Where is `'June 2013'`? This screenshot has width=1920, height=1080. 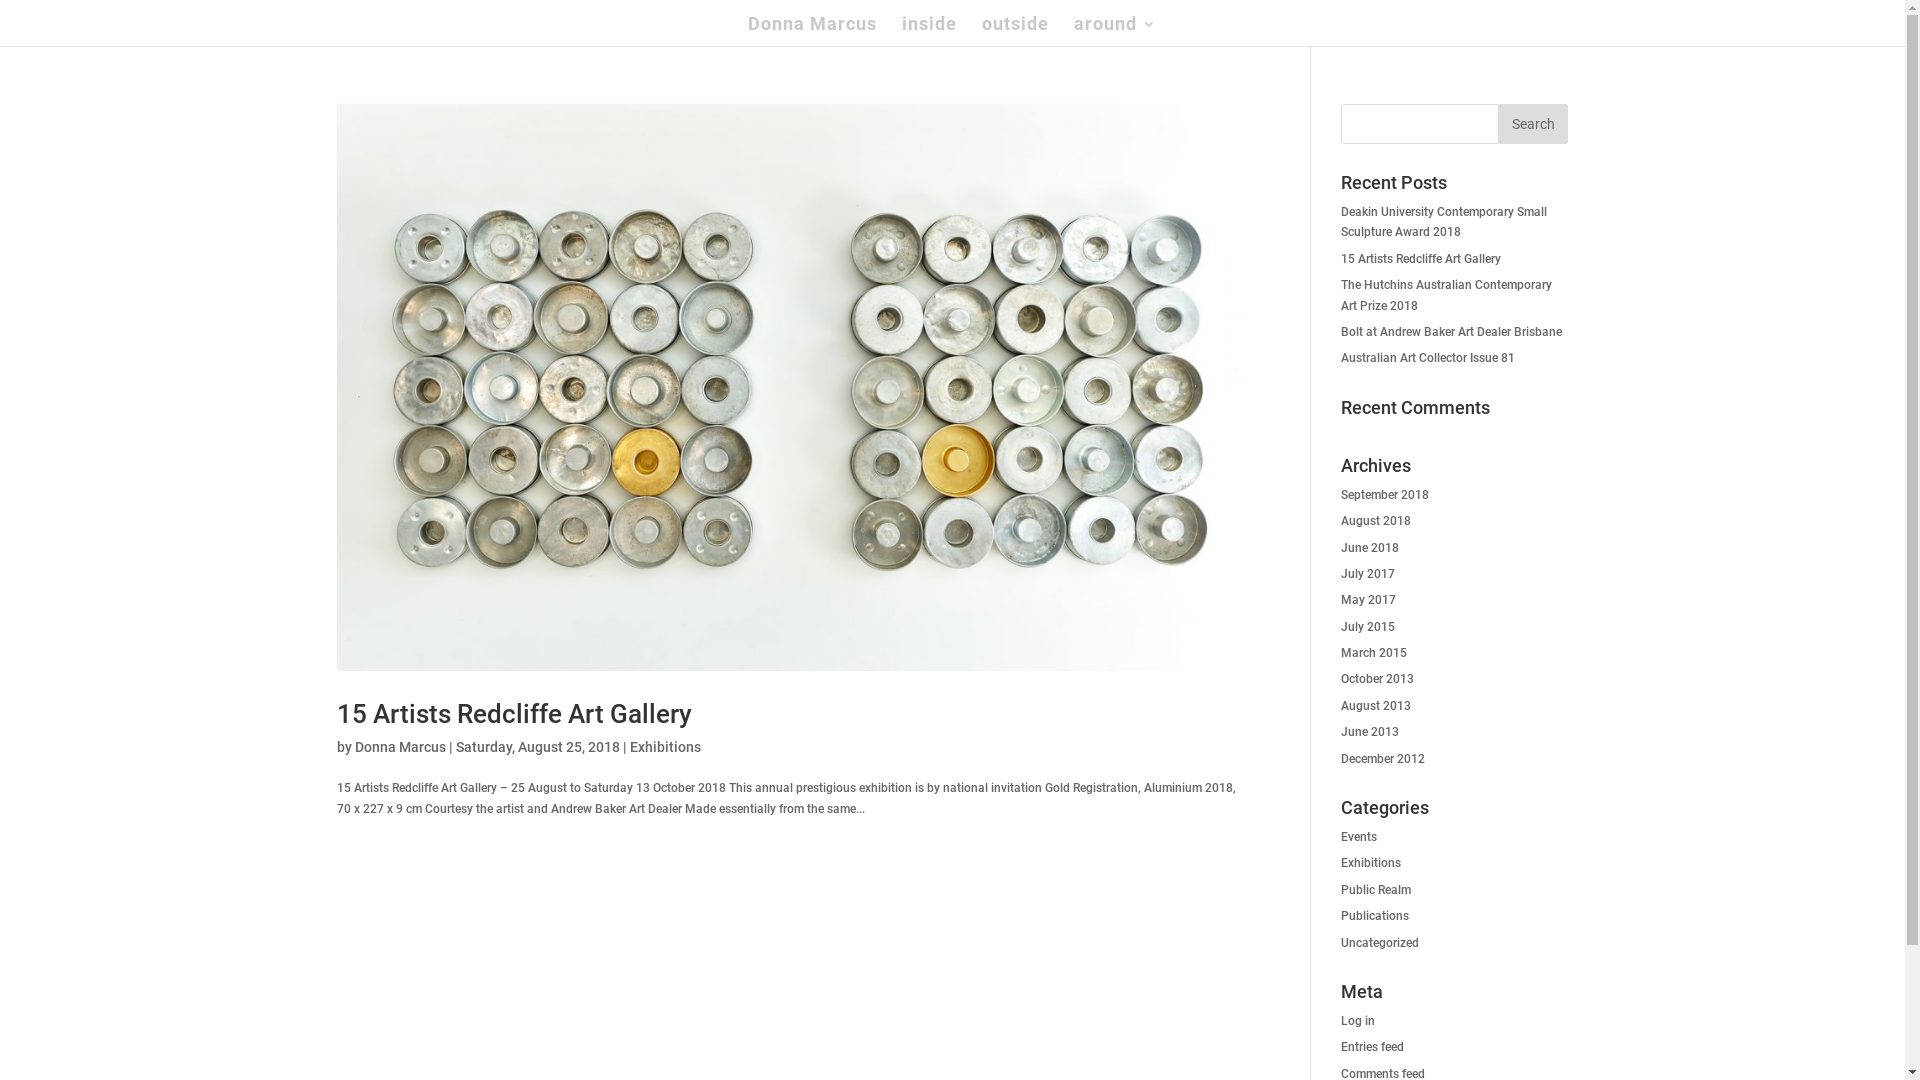
'June 2013' is located at coordinates (1368, 732).